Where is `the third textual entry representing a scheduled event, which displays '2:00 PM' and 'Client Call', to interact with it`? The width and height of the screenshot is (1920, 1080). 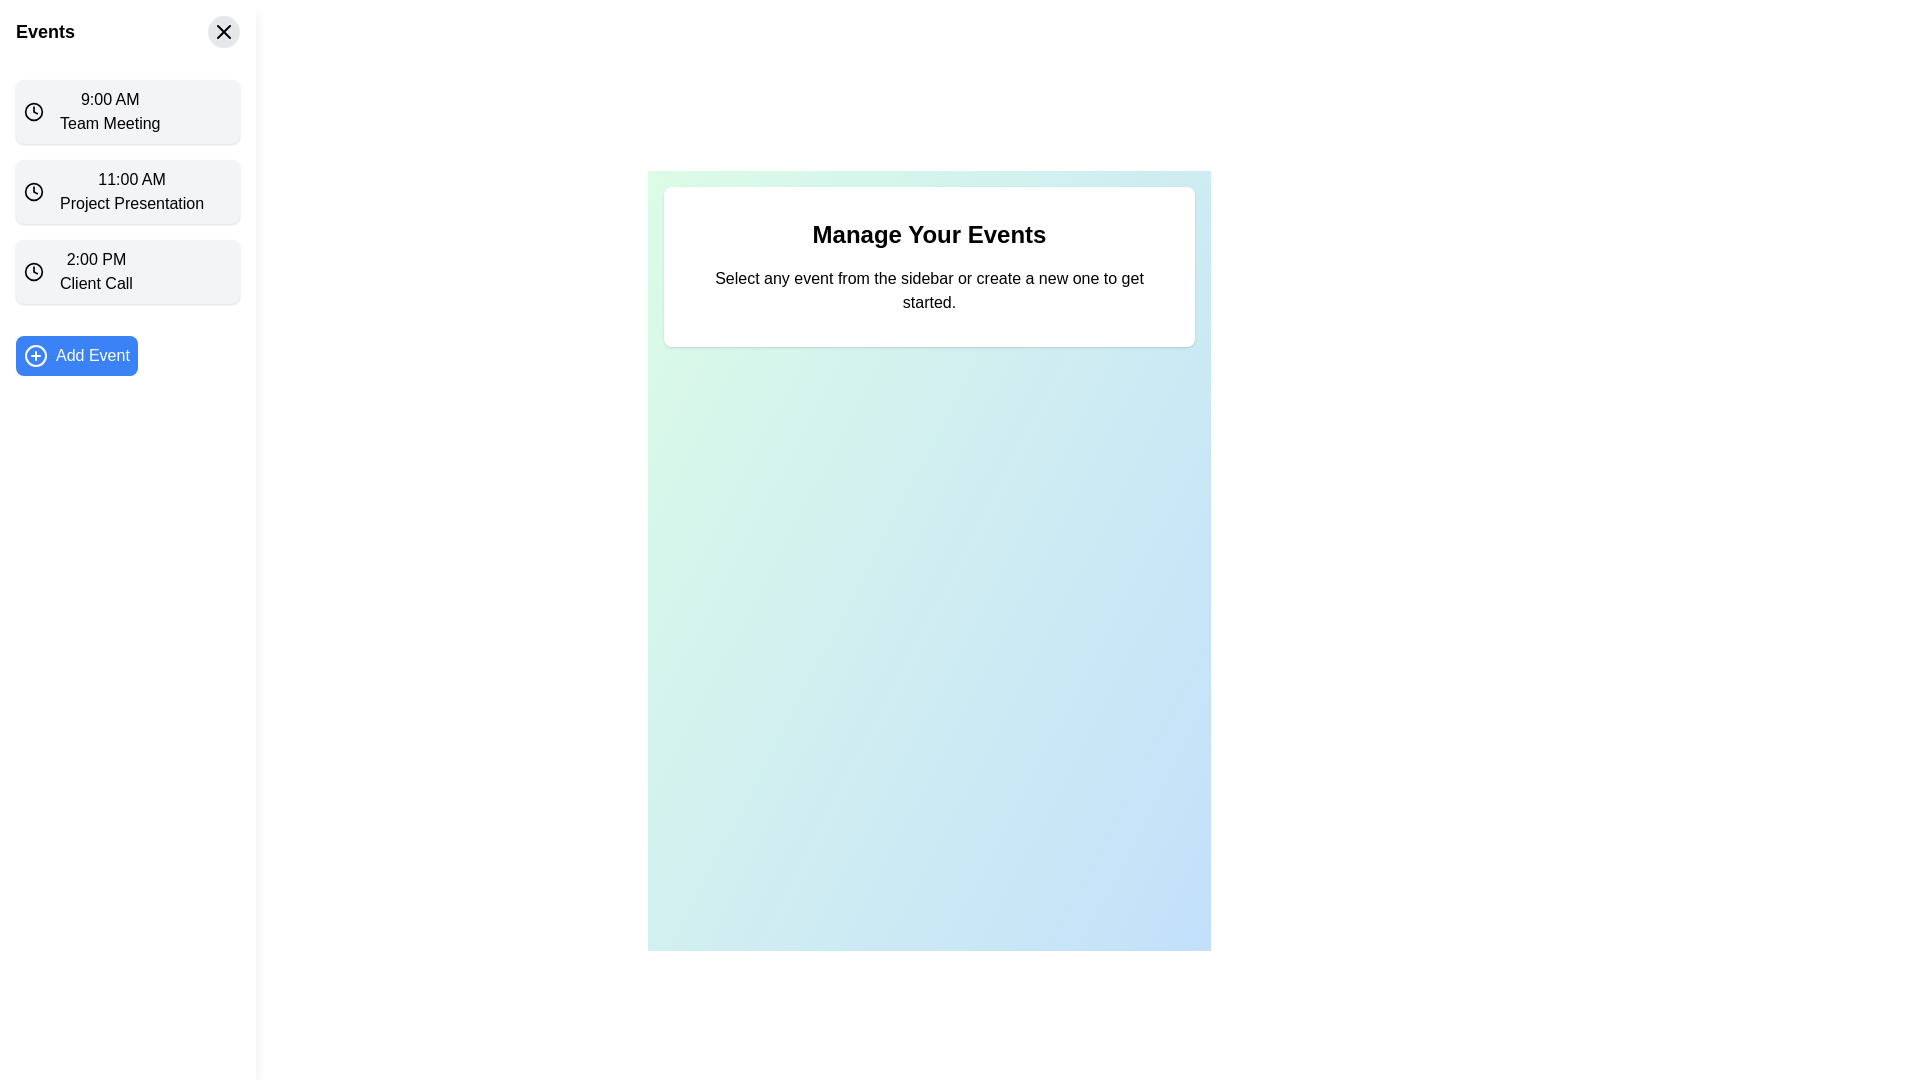 the third textual entry representing a scheduled event, which displays '2:00 PM' and 'Client Call', to interact with it is located at coordinates (95, 272).